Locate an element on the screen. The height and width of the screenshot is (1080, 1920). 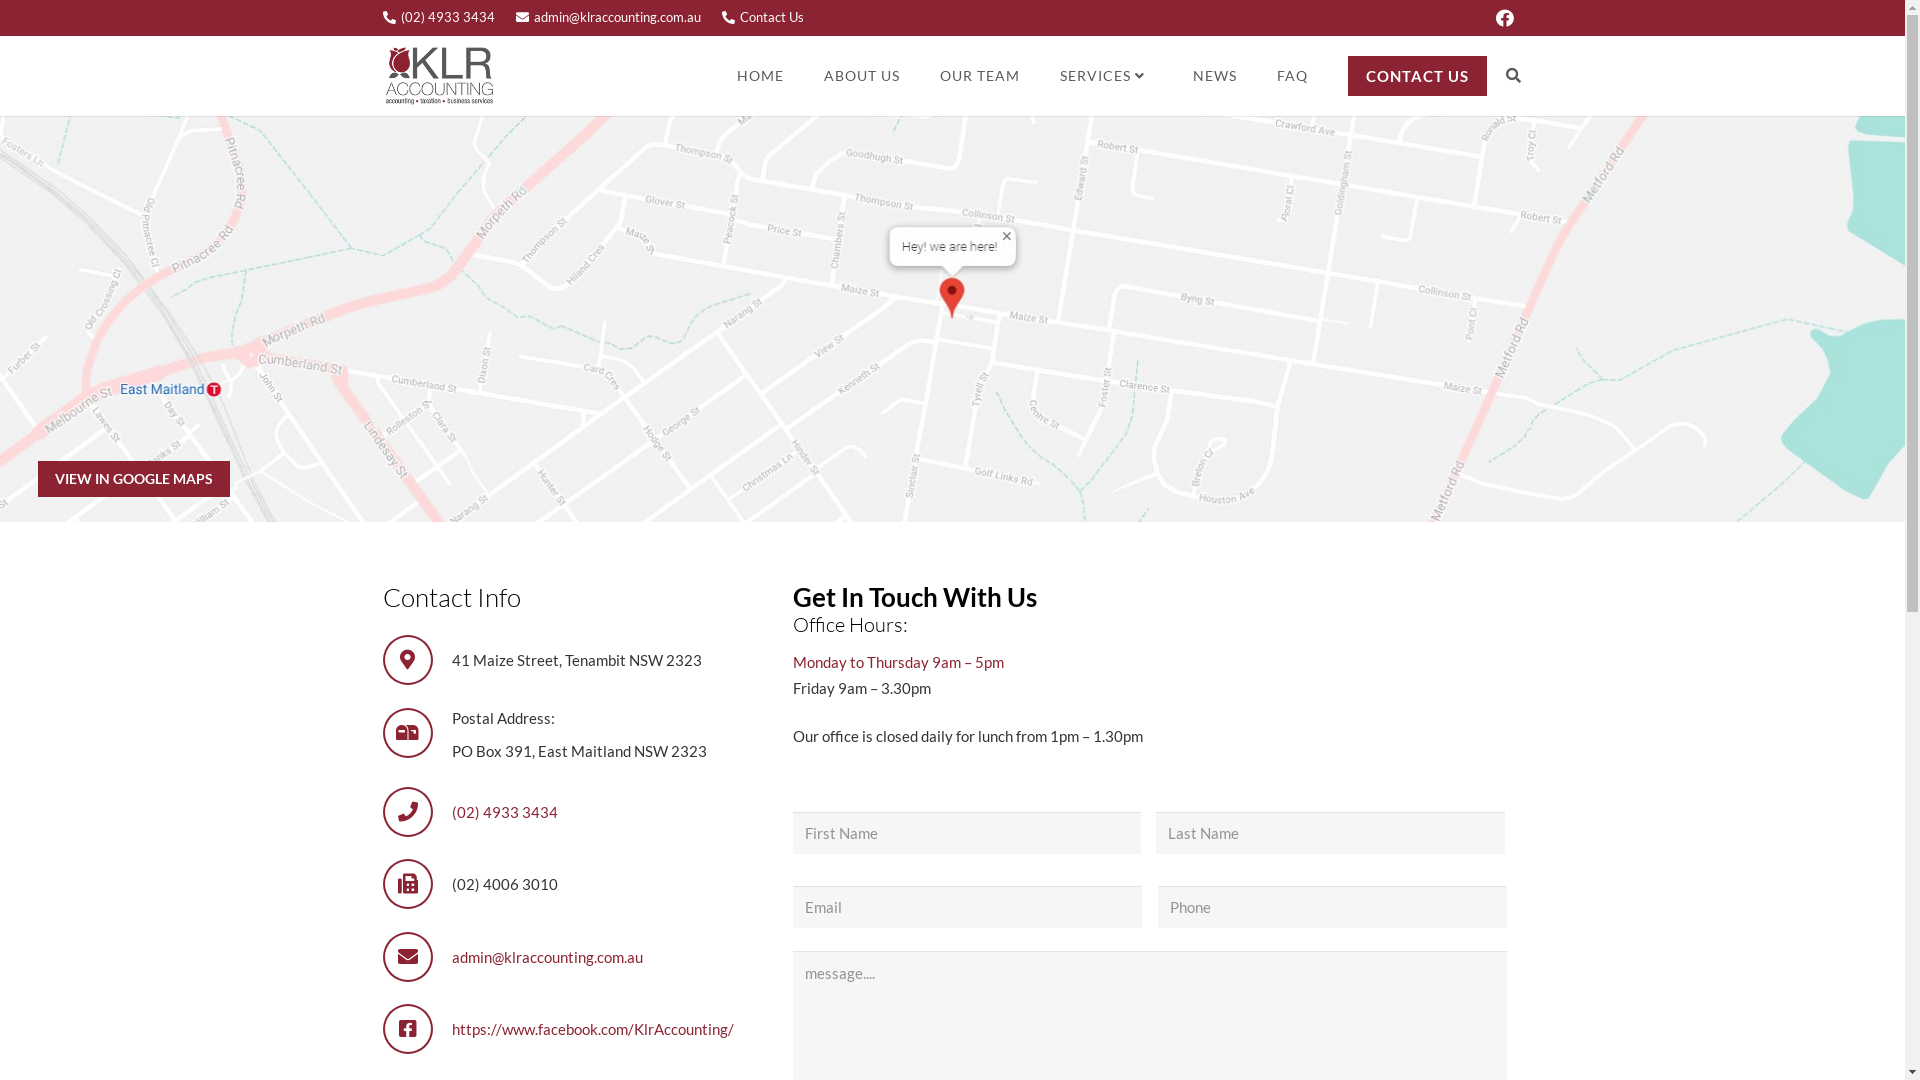
'VIEW IN GOOGLE MAPS' is located at coordinates (133, 478).